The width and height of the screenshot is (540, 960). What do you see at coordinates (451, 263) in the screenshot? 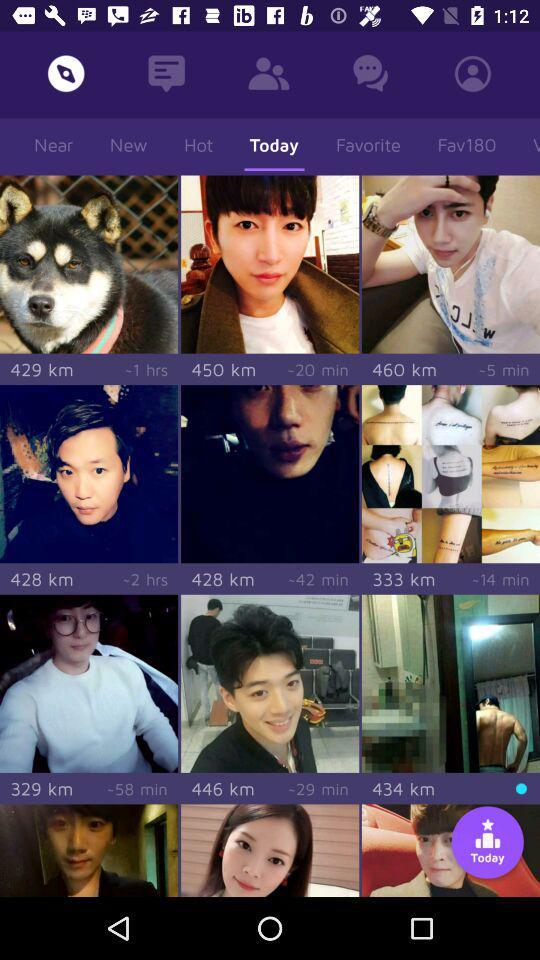
I see `the third image in the first row` at bounding box center [451, 263].